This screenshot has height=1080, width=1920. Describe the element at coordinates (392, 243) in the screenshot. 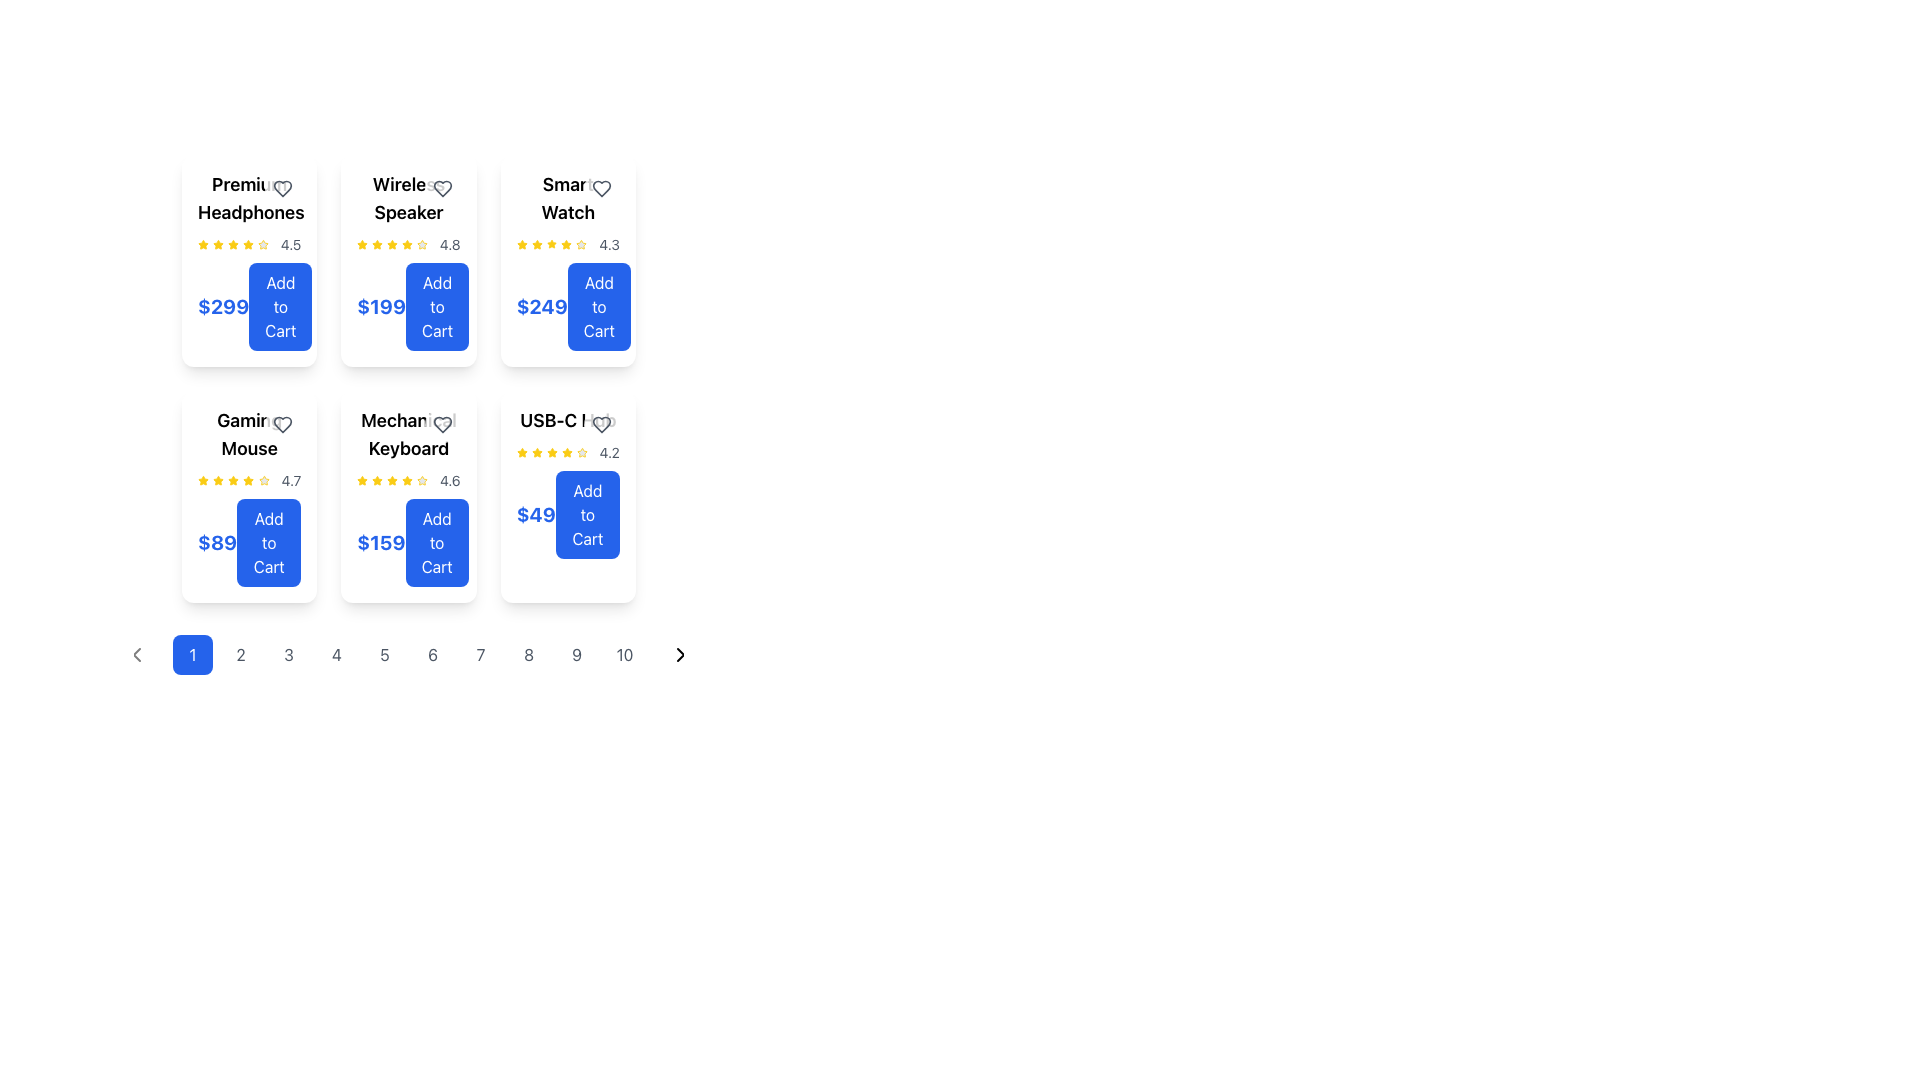

I see `the yellow star icon representing the rating for the 'Wireless Speaker' item, which is the second card from the left in the grid layout` at that location.